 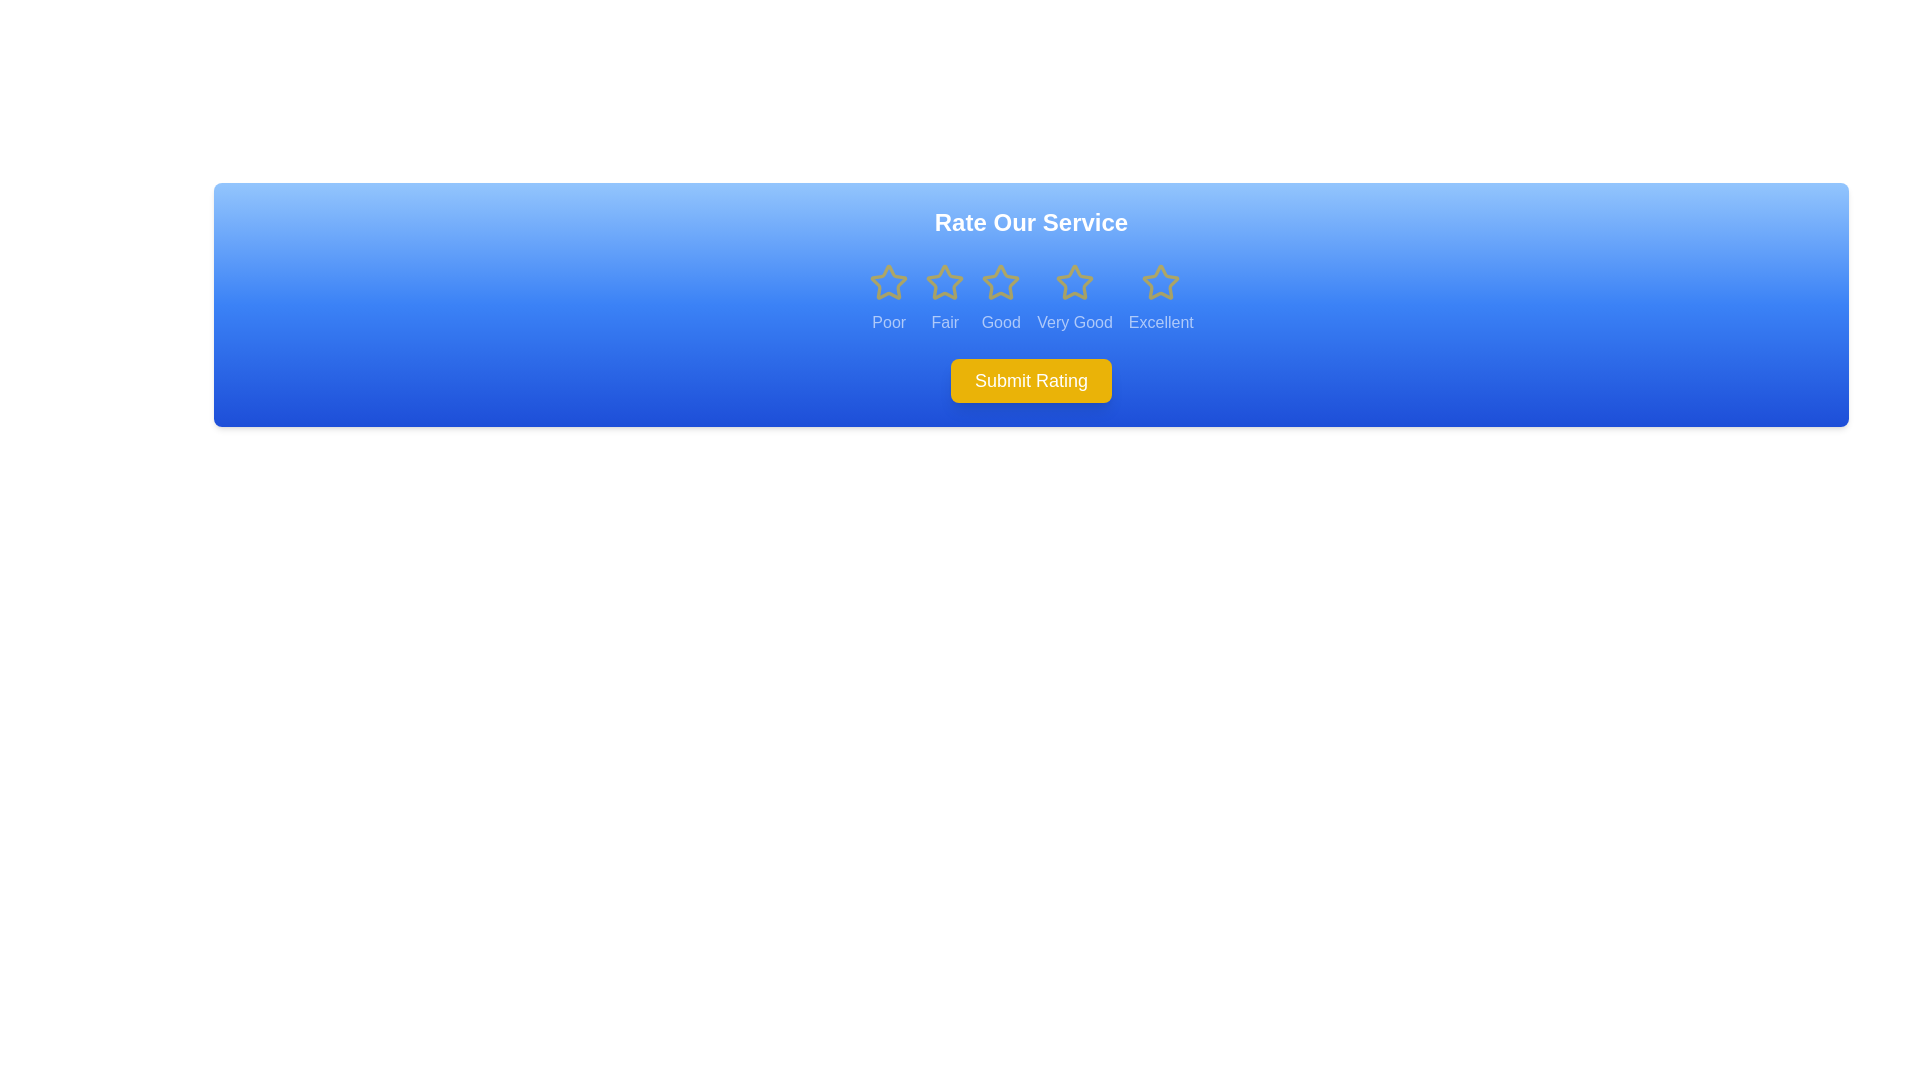 I want to click on the hollow star SVG icon representing the 'Poor' rating in the rating system, so click(x=888, y=282).